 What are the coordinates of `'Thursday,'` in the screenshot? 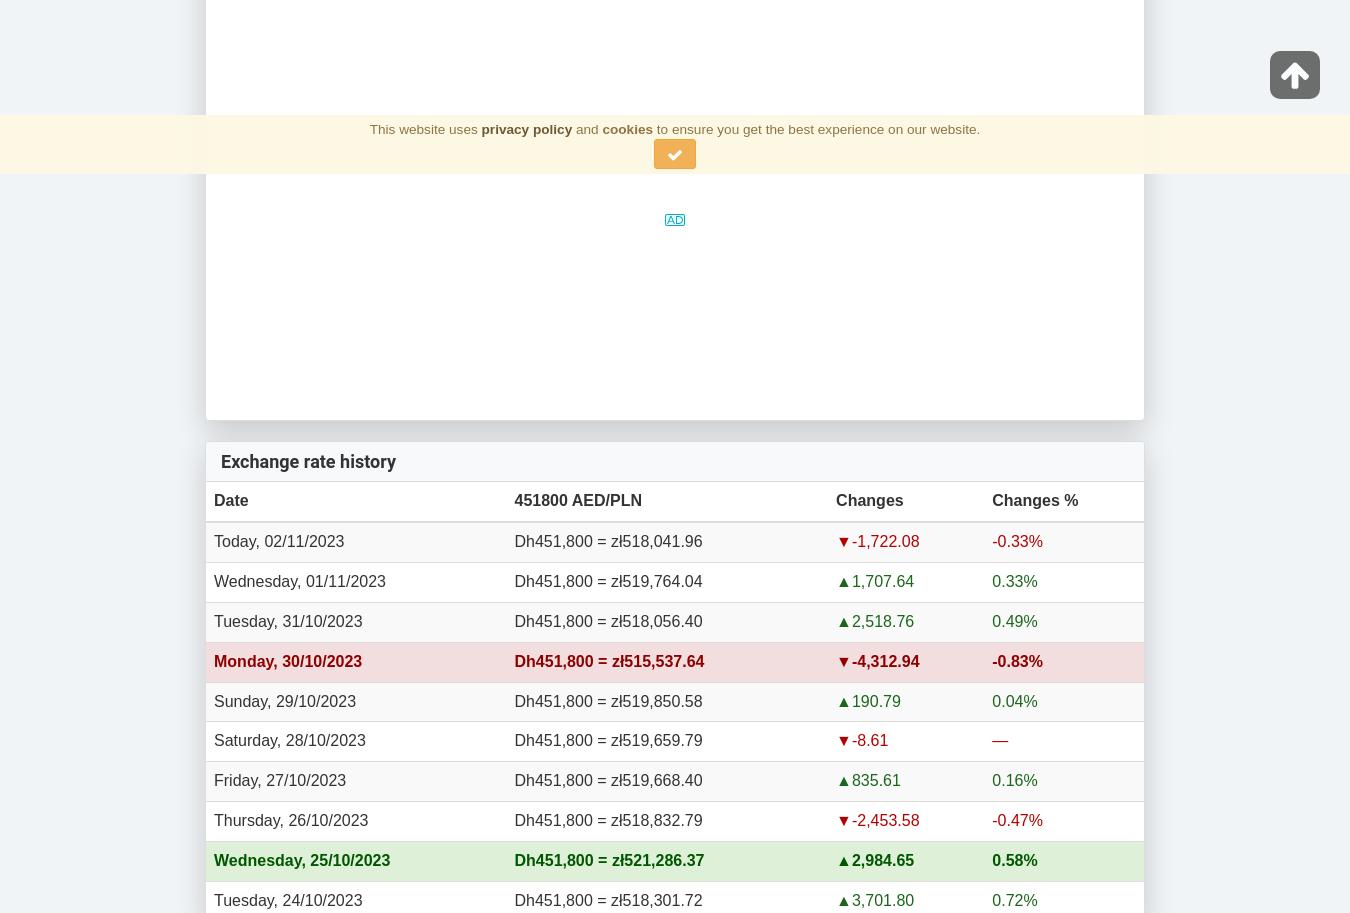 It's located at (213, 819).